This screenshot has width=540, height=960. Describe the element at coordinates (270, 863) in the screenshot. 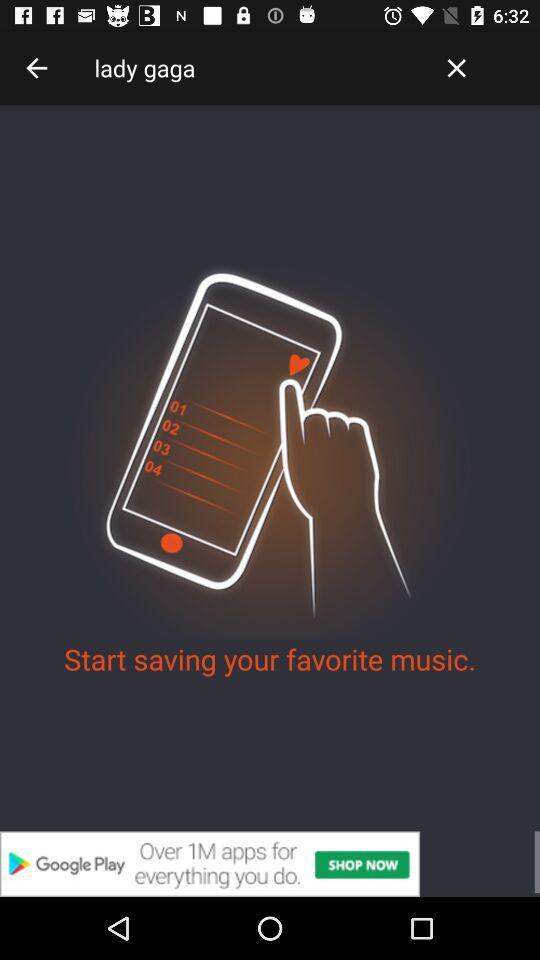

I see `interact with advertisement` at that location.